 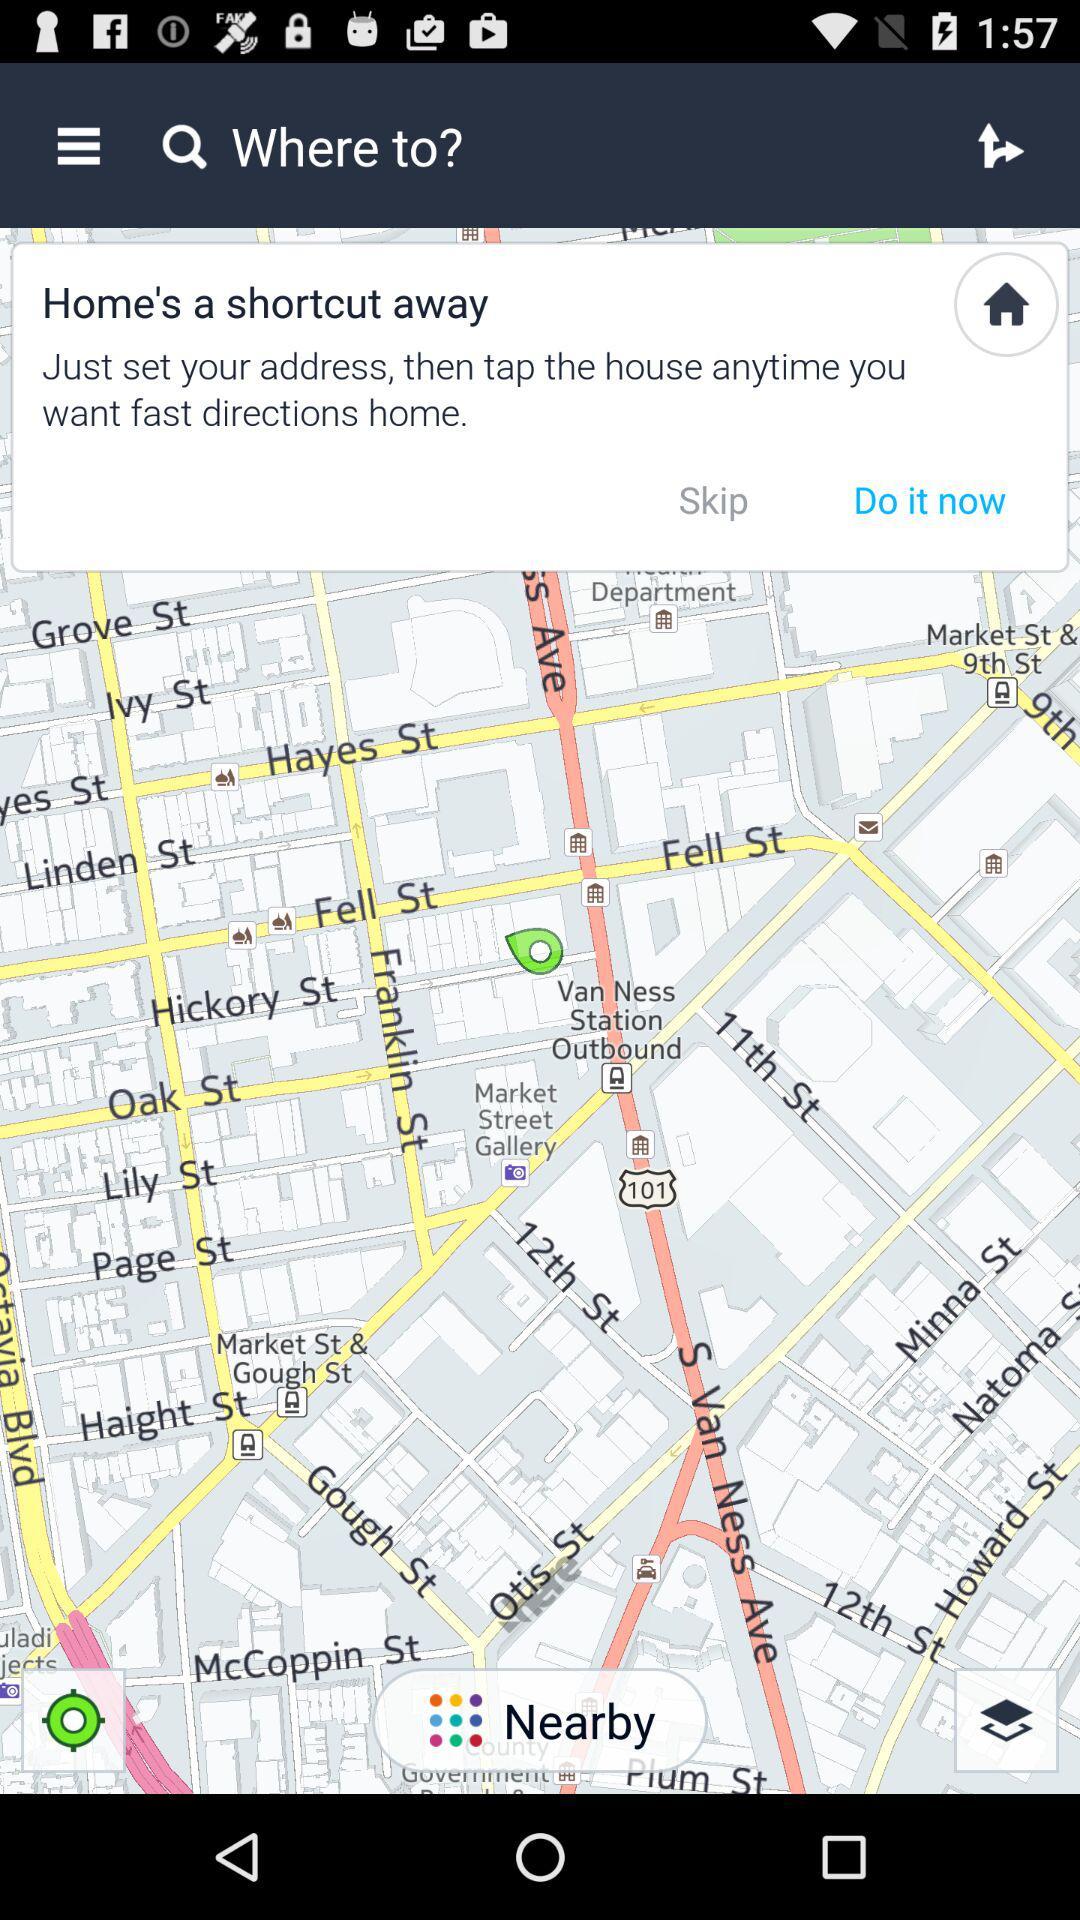 What do you see at coordinates (1006, 1840) in the screenshot?
I see `the layers icon` at bounding box center [1006, 1840].